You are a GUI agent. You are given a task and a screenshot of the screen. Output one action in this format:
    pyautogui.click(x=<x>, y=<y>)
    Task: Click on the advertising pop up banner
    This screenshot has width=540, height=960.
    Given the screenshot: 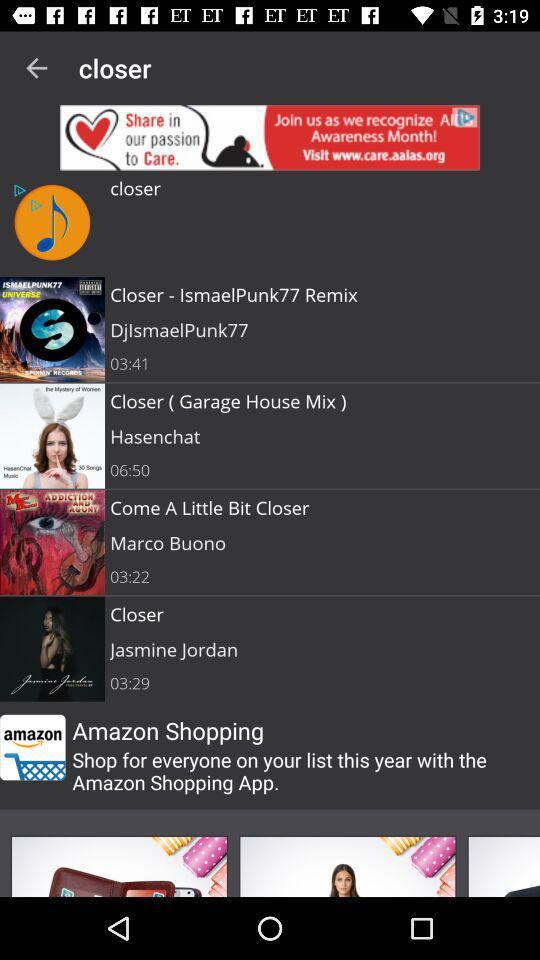 What is the action you would take?
    pyautogui.click(x=346, y=865)
    